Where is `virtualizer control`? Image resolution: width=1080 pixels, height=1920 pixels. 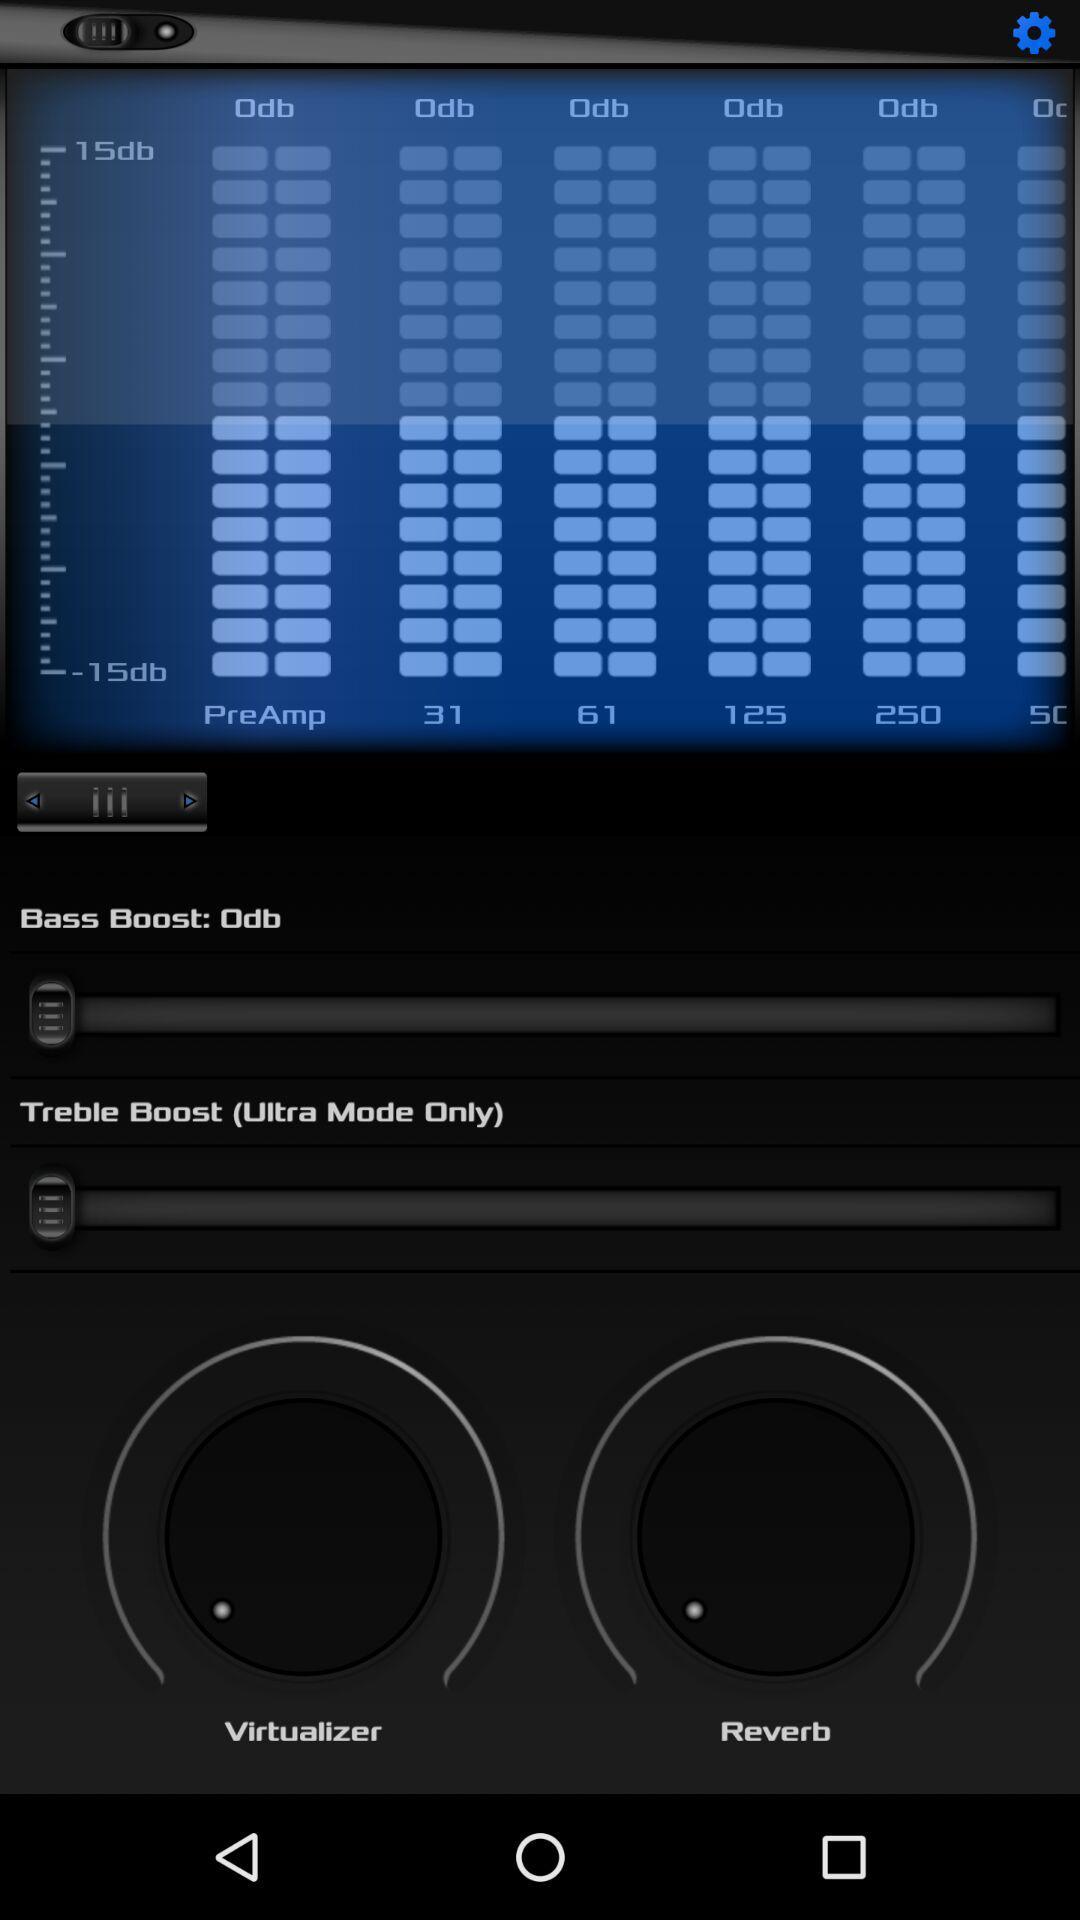
virtualizer control is located at coordinates (303, 1536).